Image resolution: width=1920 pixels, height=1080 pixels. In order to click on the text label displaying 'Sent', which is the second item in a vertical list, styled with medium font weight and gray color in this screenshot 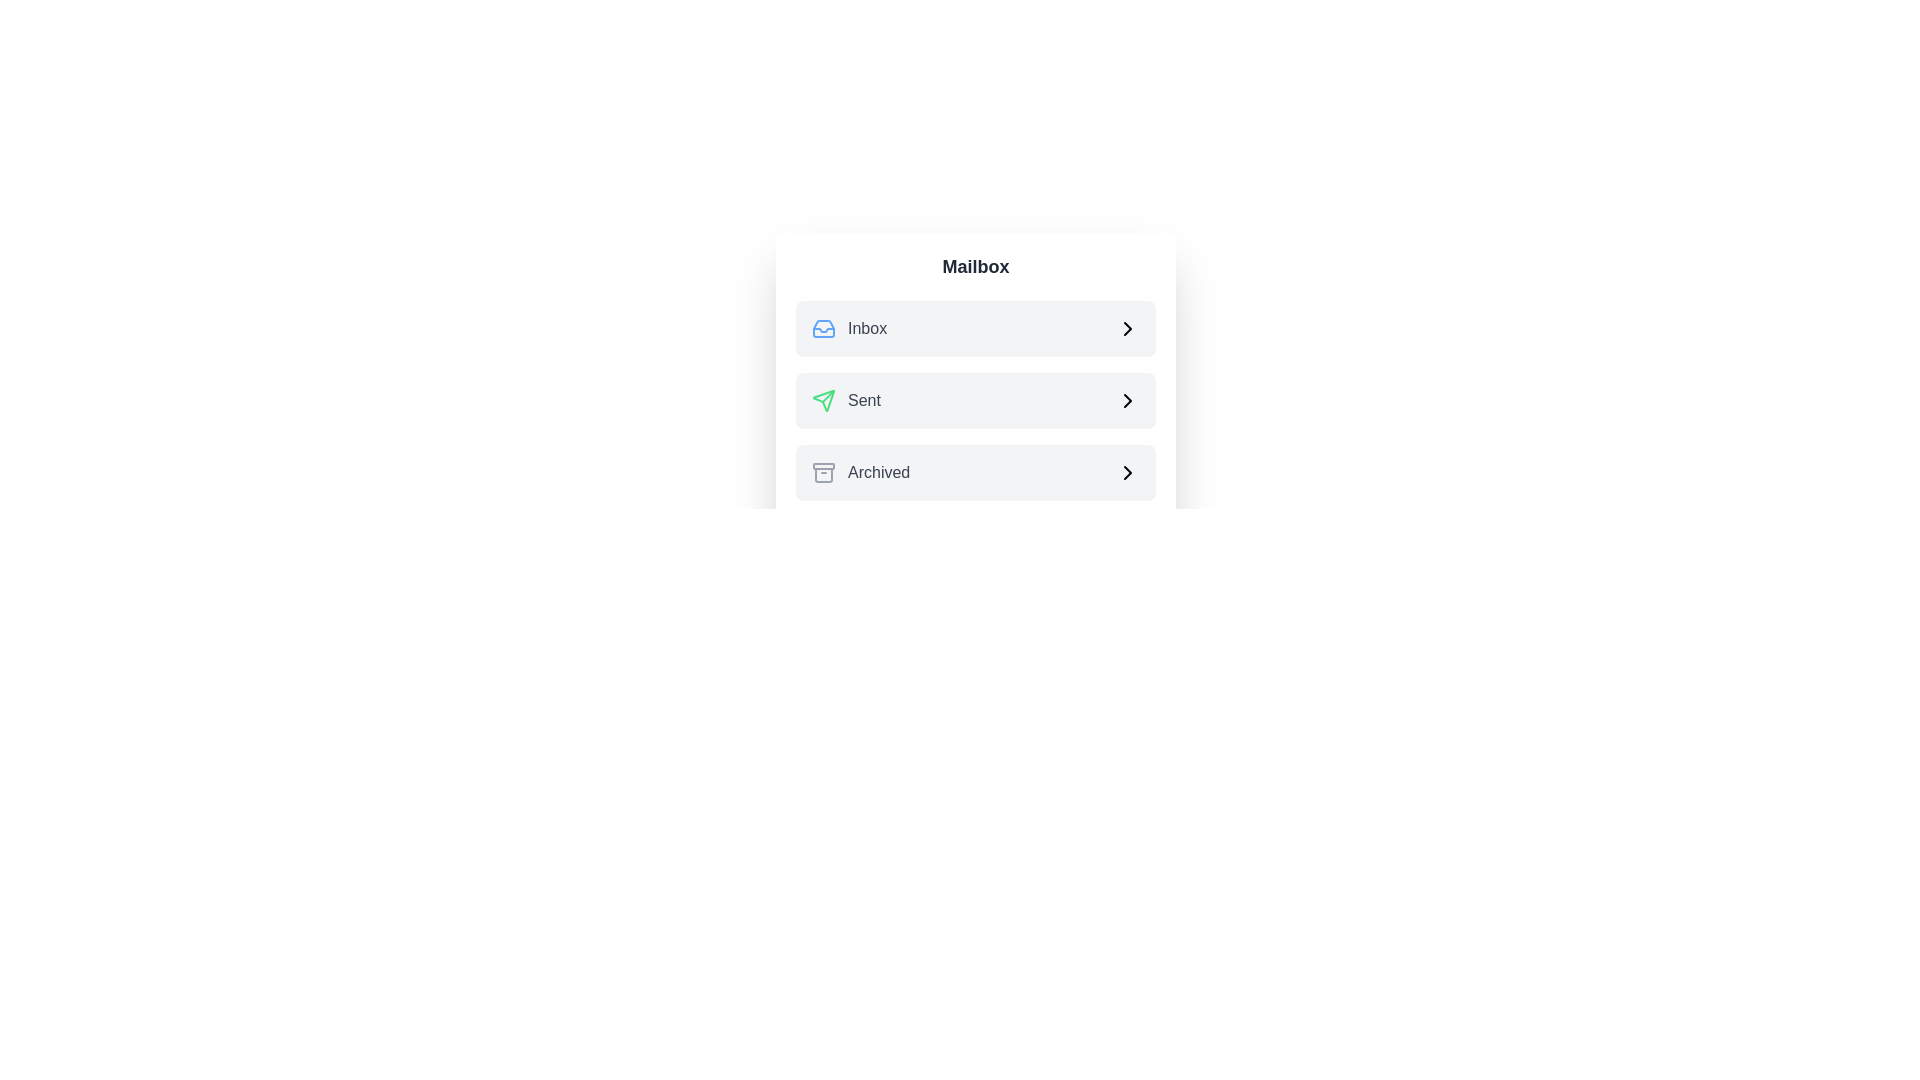, I will do `click(864, 401)`.